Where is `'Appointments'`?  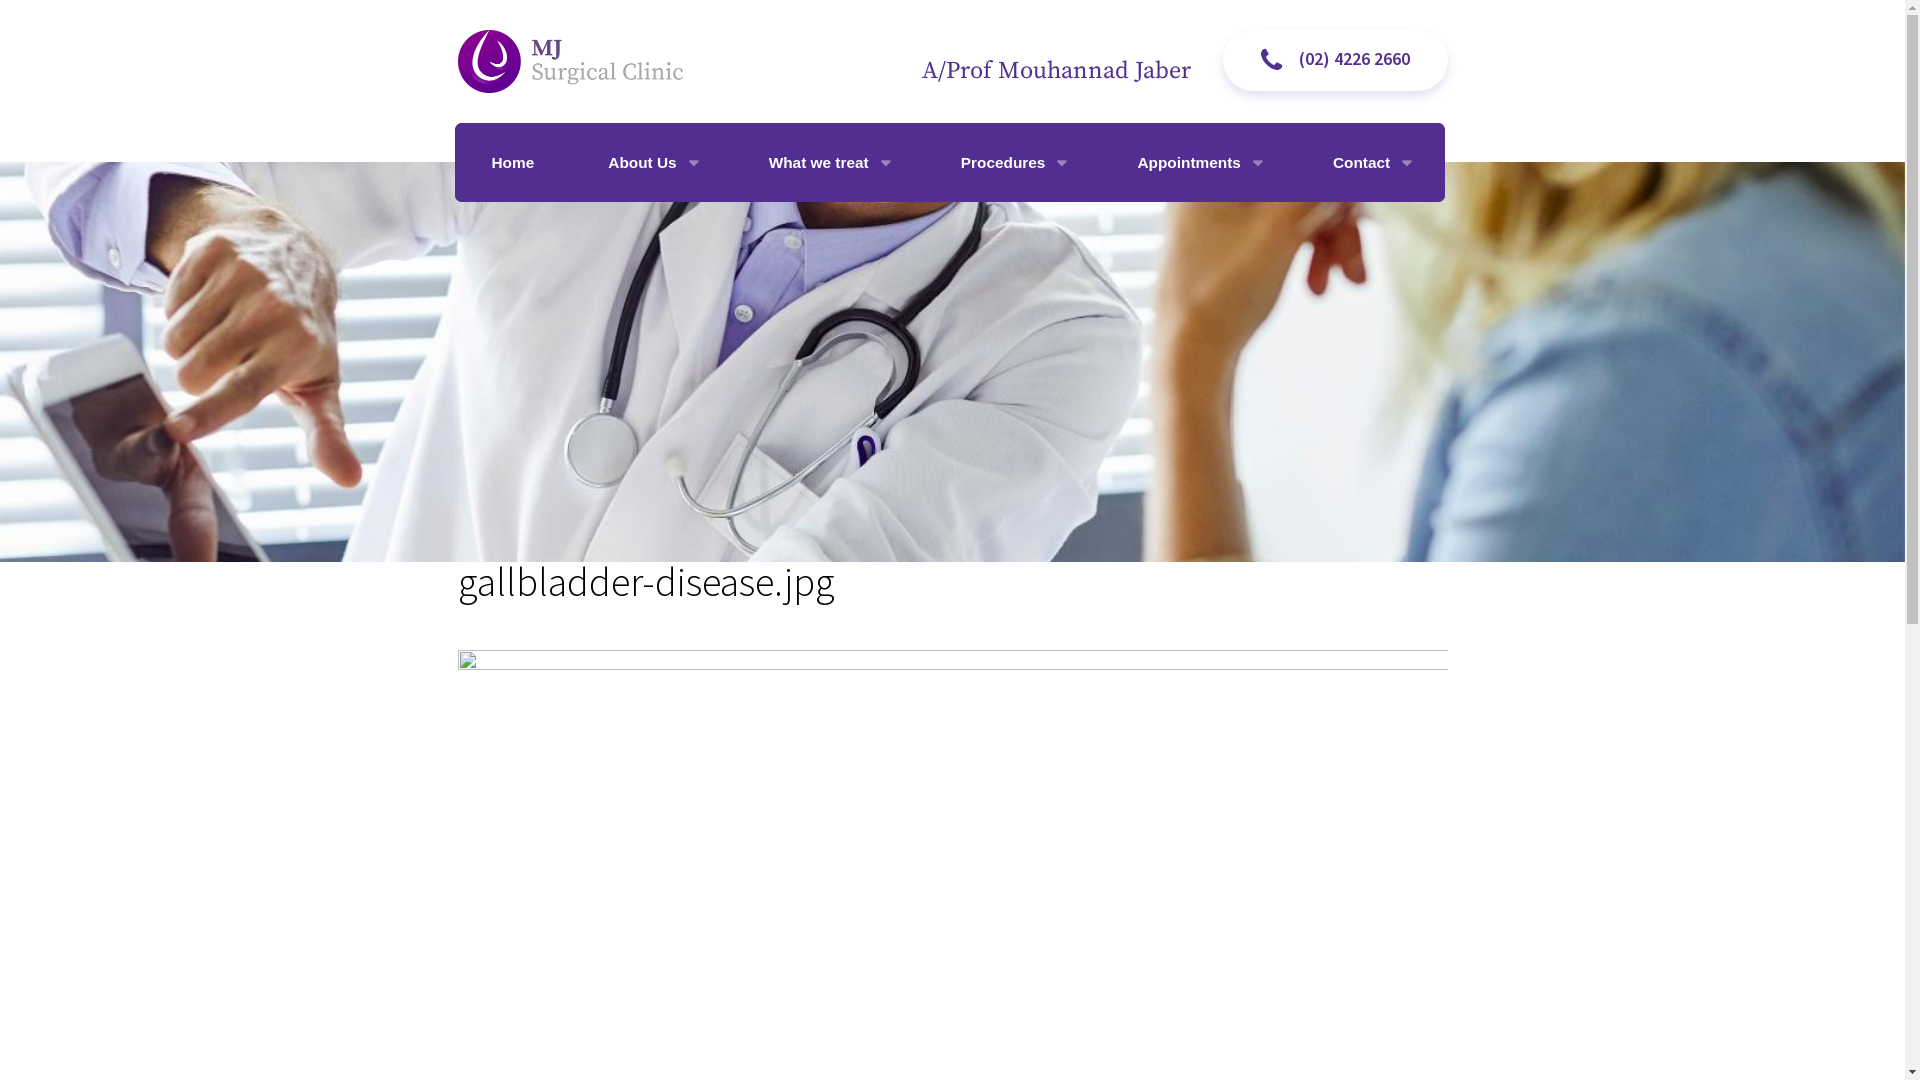
'Appointments' is located at coordinates (1197, 161).